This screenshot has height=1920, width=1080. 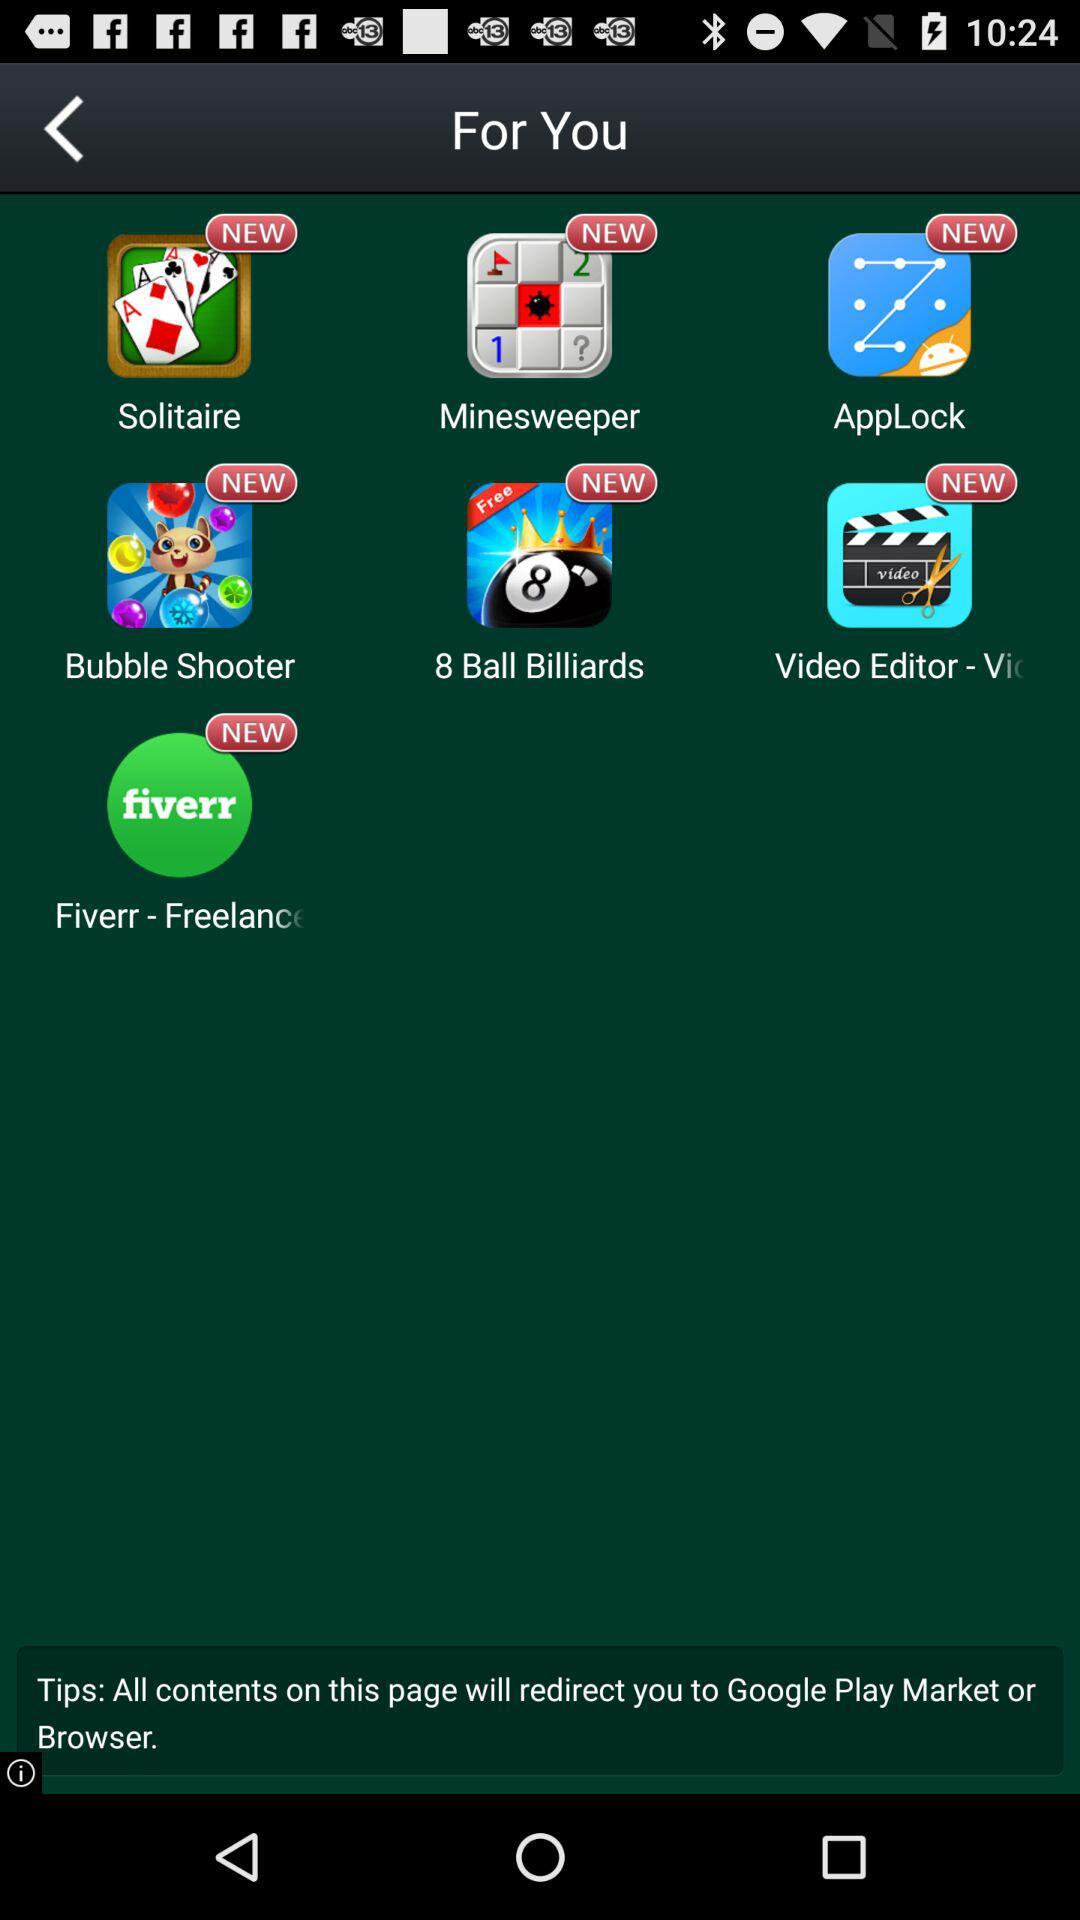 What do you see at coordinates (250, 732) in the screenshot?
I see `icon below bubble shooter item` at bounding box center [250, 732].